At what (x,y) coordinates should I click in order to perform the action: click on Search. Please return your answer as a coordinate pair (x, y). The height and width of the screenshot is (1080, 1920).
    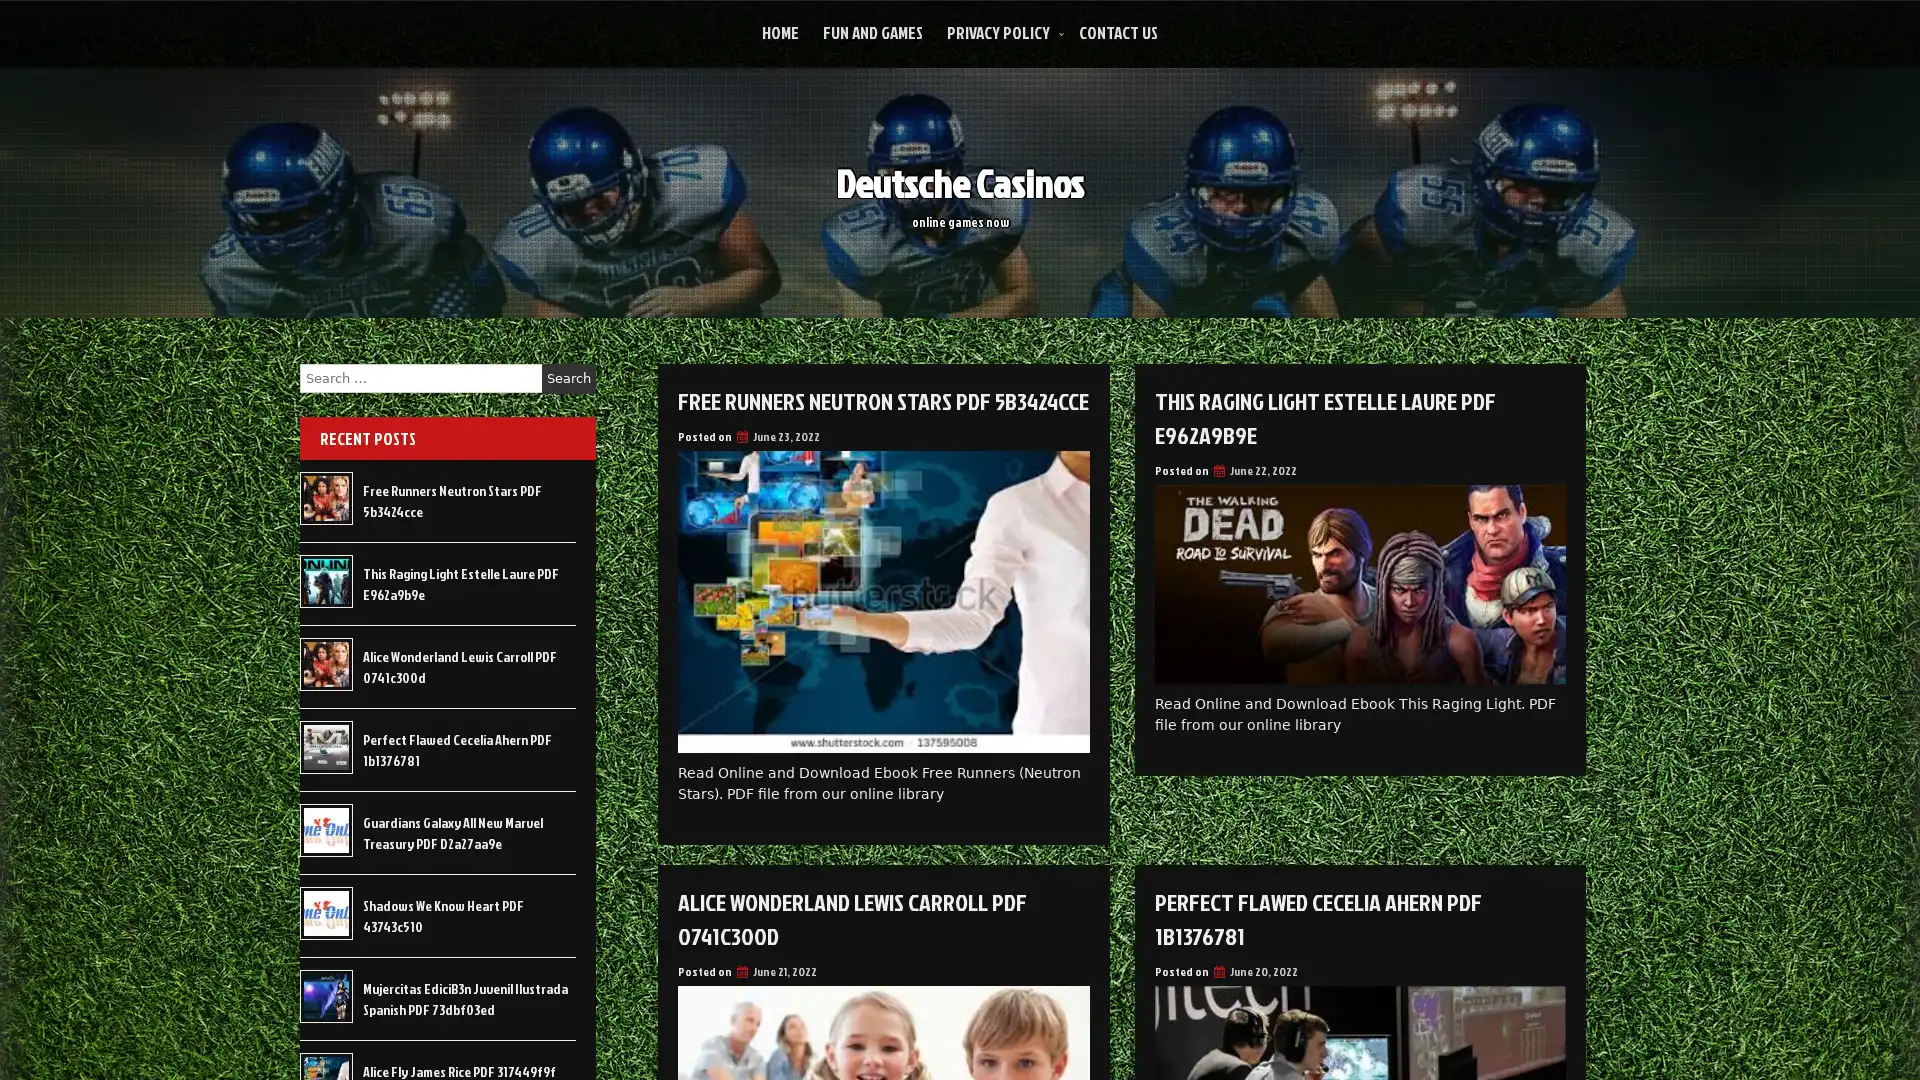
    Looking at the image, I should click on (568, 378).